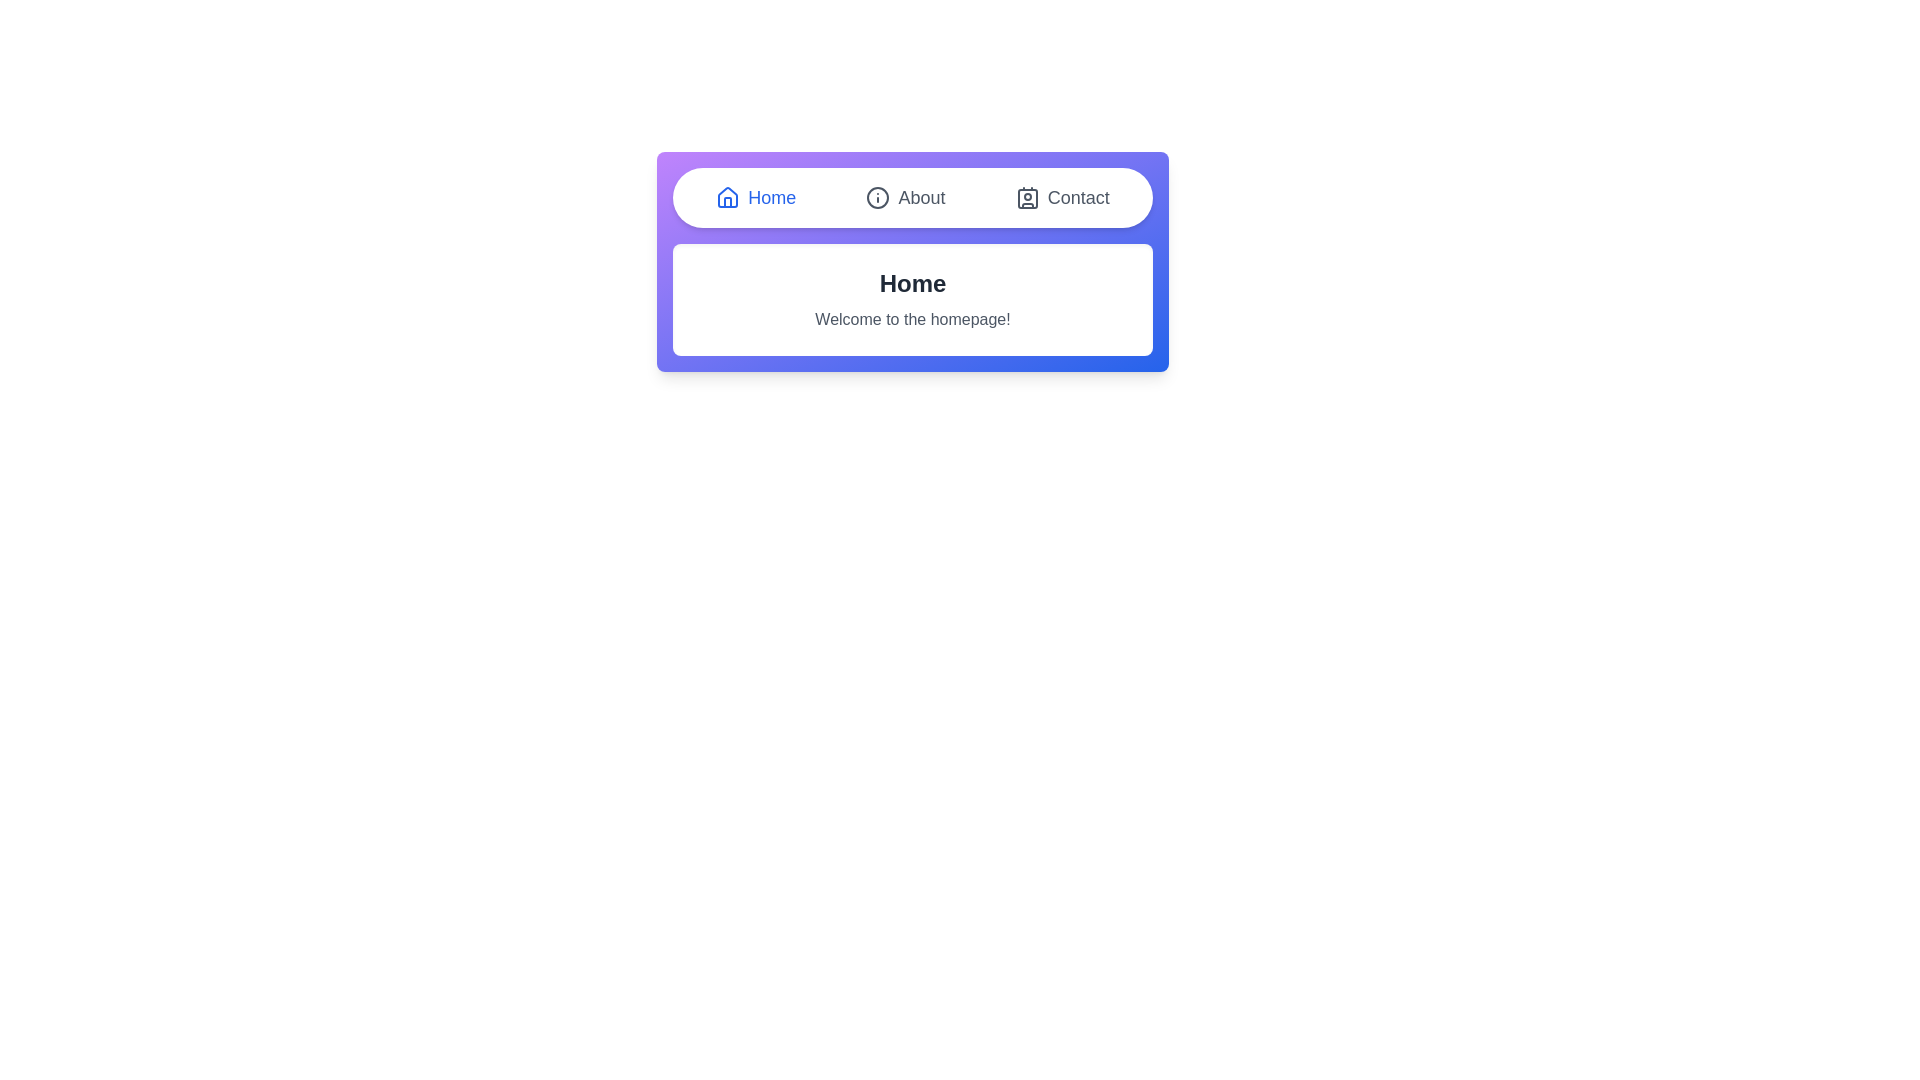 This screenshot has width=1920, height=1080. I want to click on the tab labeled Contact to see the hover effect, so click(1061, 197).